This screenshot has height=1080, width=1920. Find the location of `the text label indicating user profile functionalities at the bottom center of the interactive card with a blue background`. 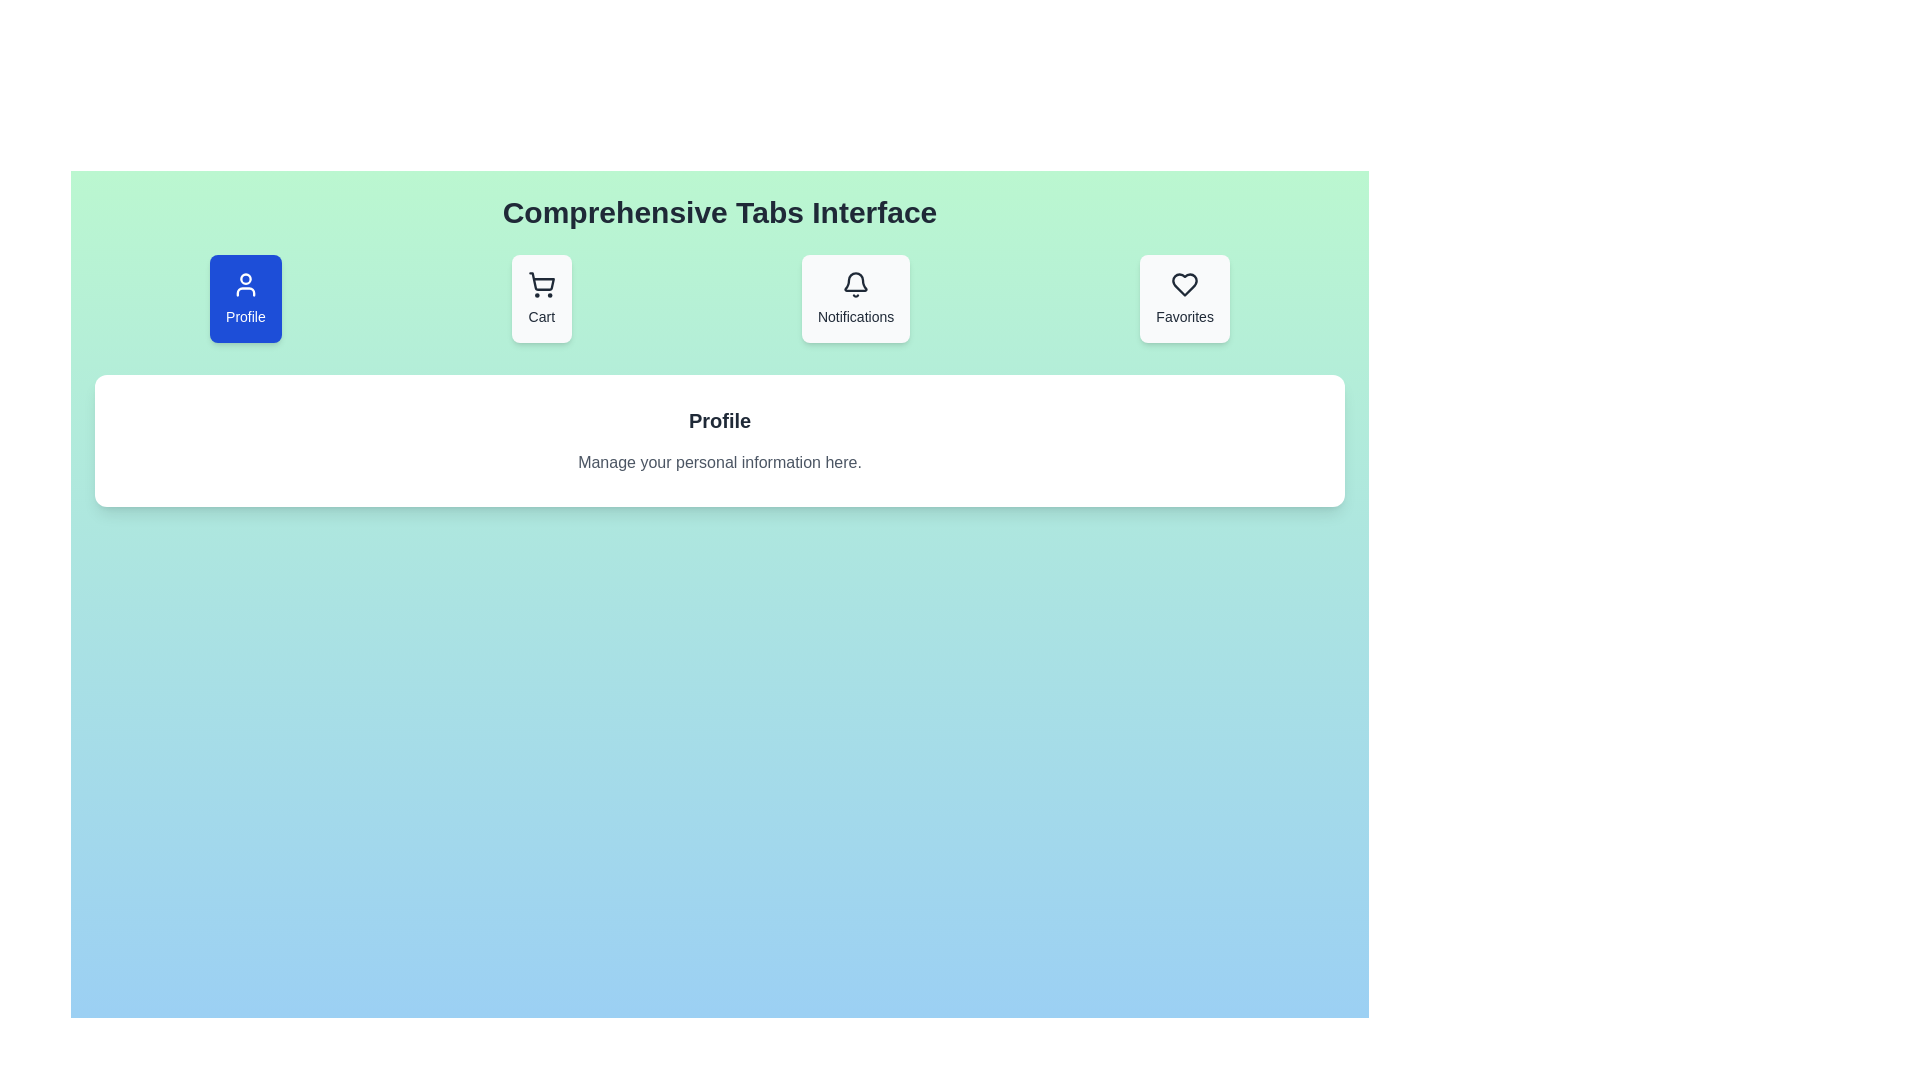

the text label indicating user profile functionalities at the bottom center of the interactive card with a blue background is located at coordinates (244, 315).